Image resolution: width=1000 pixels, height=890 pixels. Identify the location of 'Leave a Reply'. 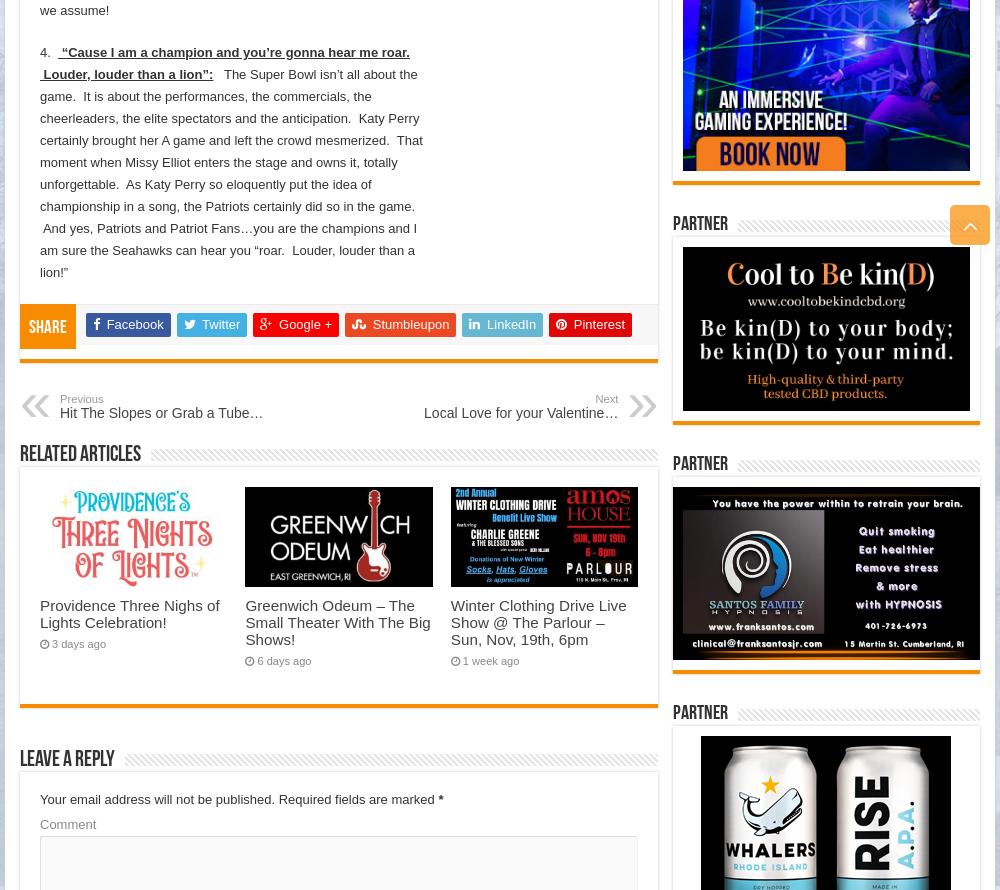
(66, 759).